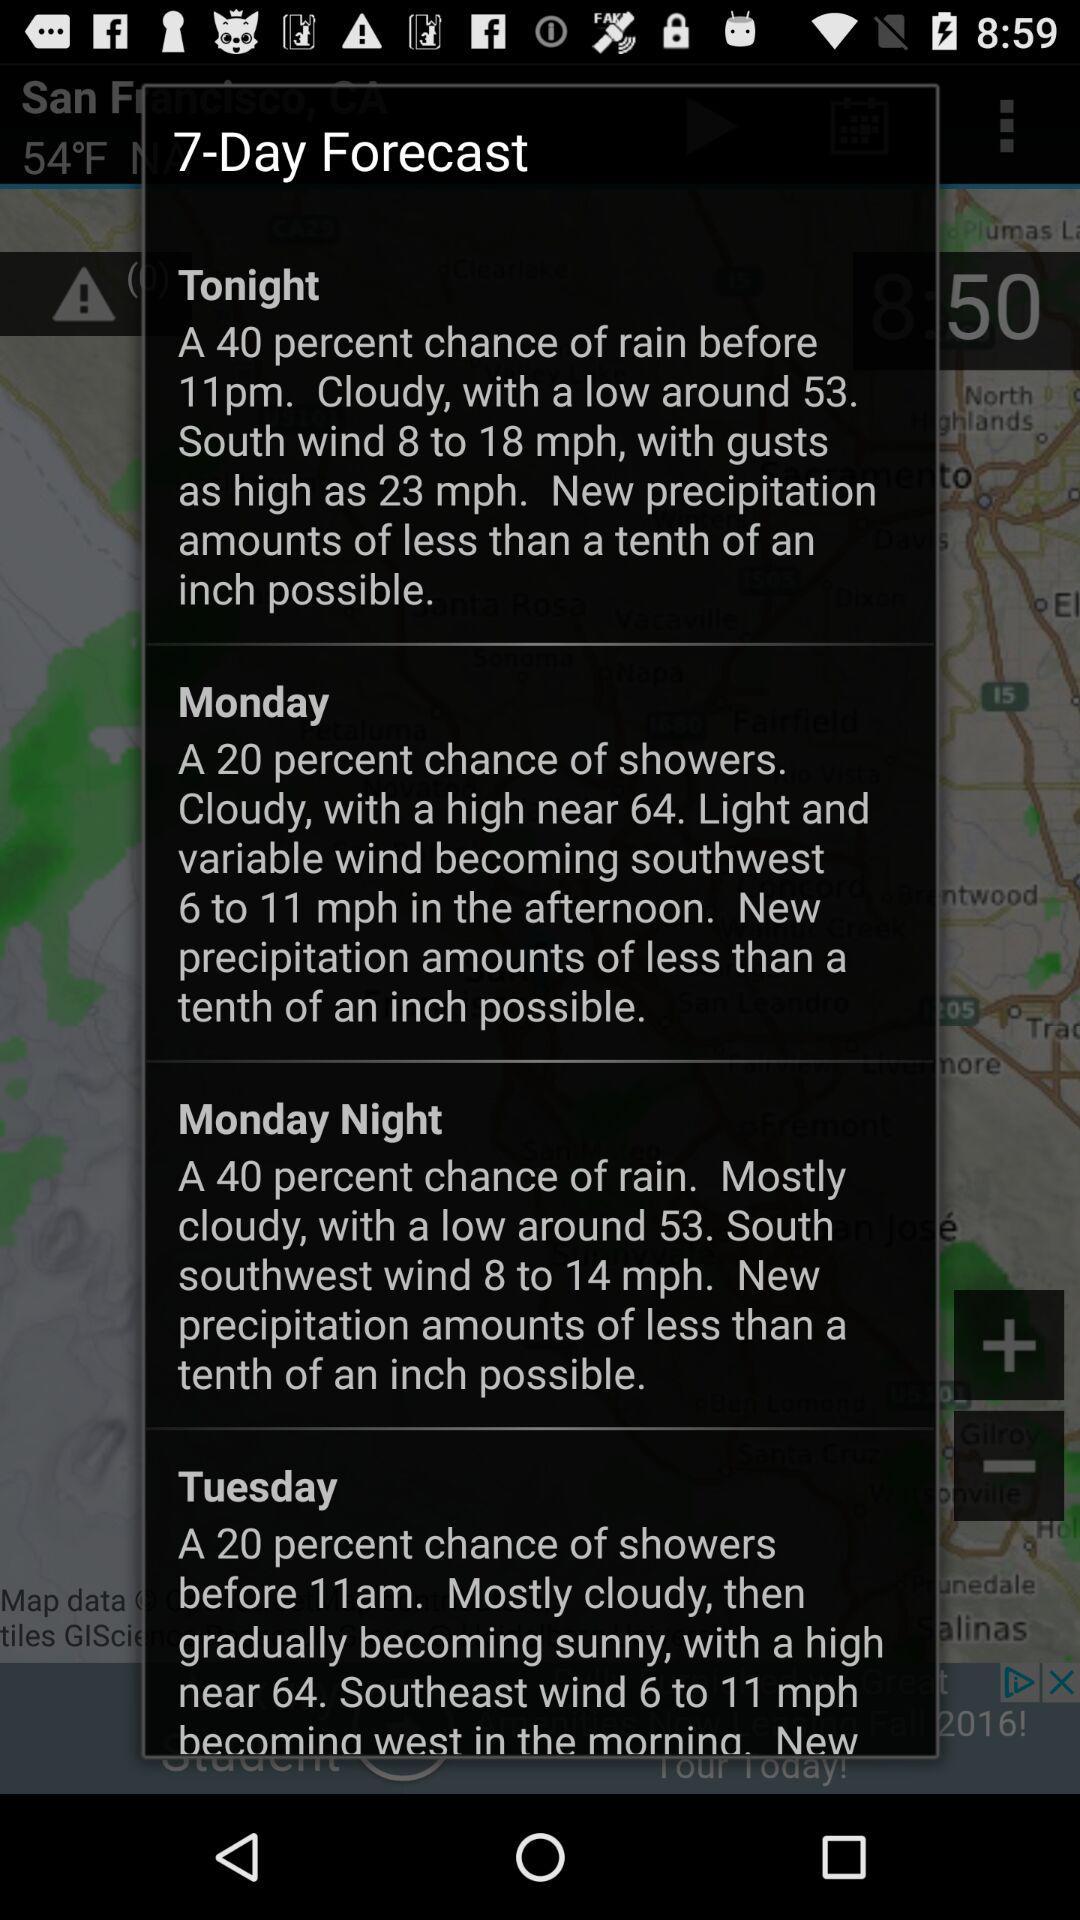 This screenshot has width=1080, height=1920. What do you see at coordinates (310, 1116) in the screenshot?
I see `monday night app` at bounding box center [310, 1116].